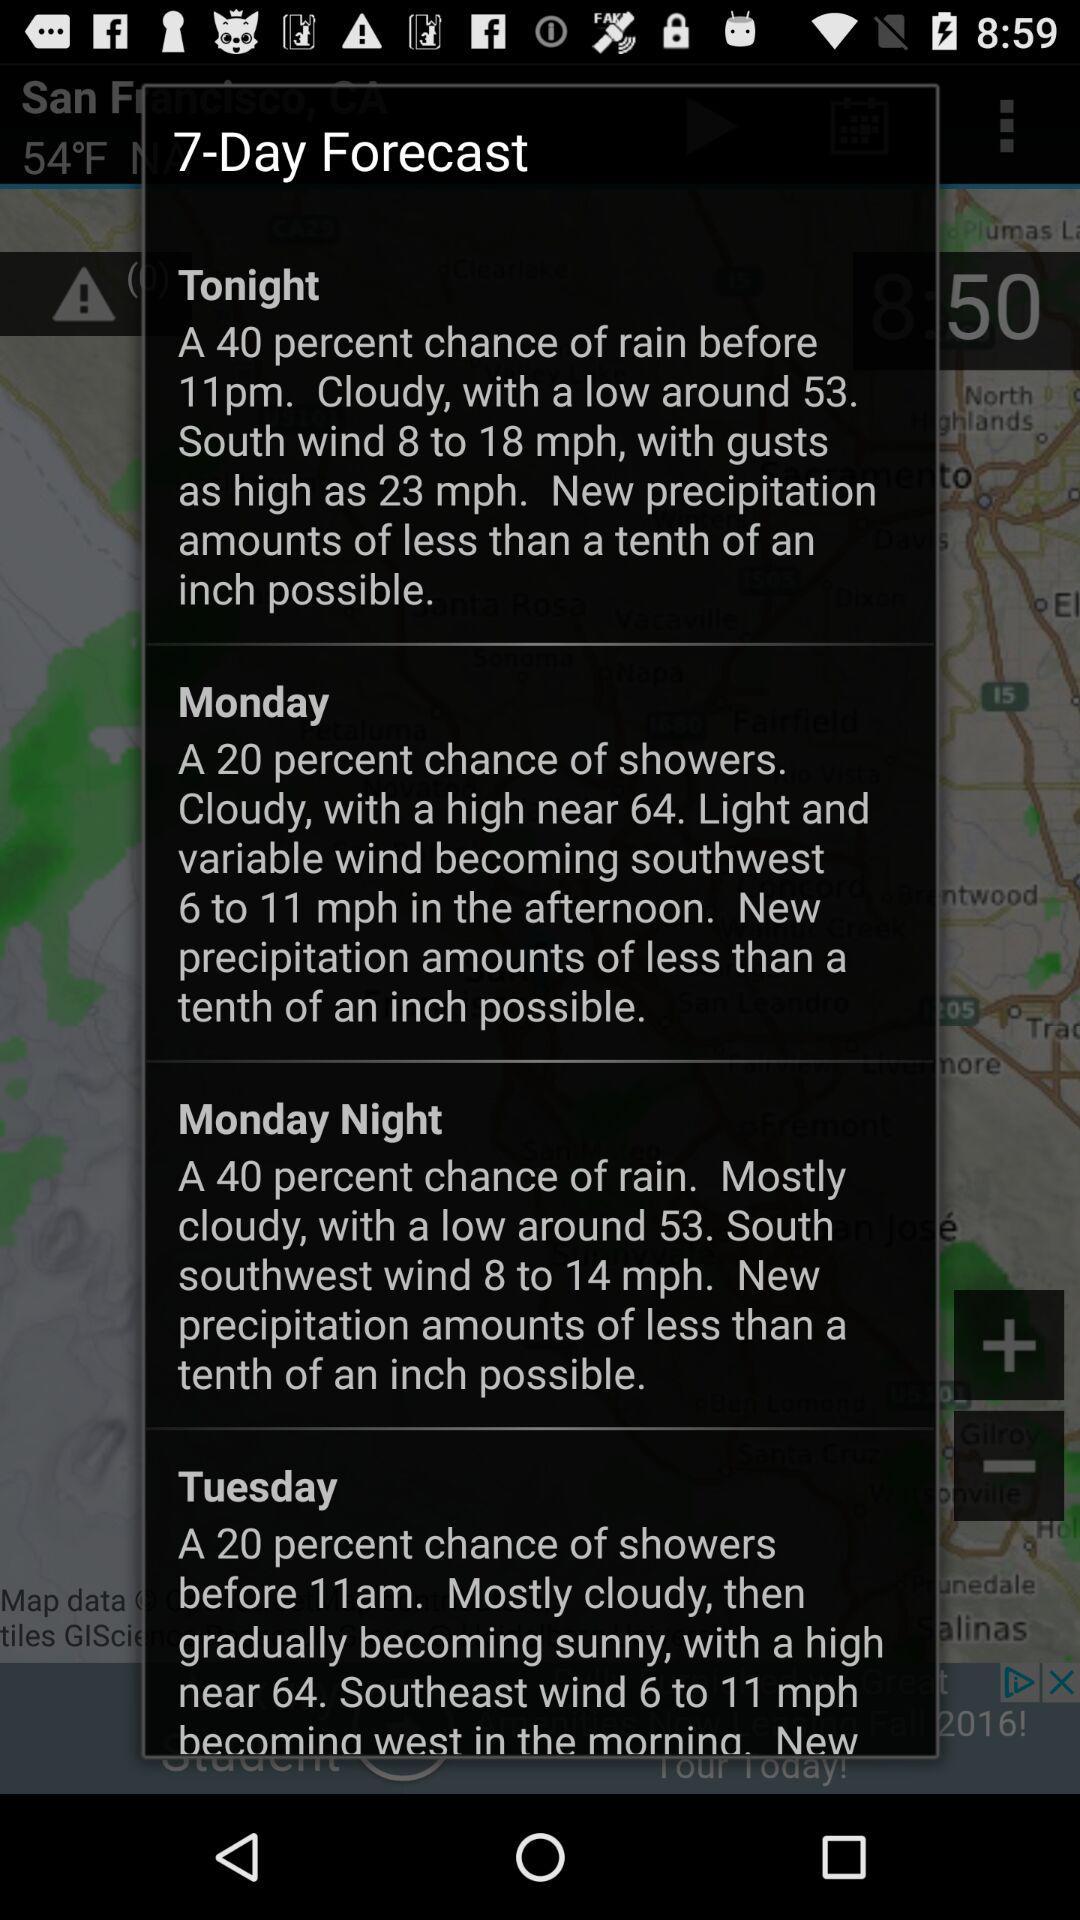 This screenshot has width=1080, height=1920. What do you see at coordinates (310, 1116) in the screenshot?
I see `monday night app` at bounding box center [310, 1116].